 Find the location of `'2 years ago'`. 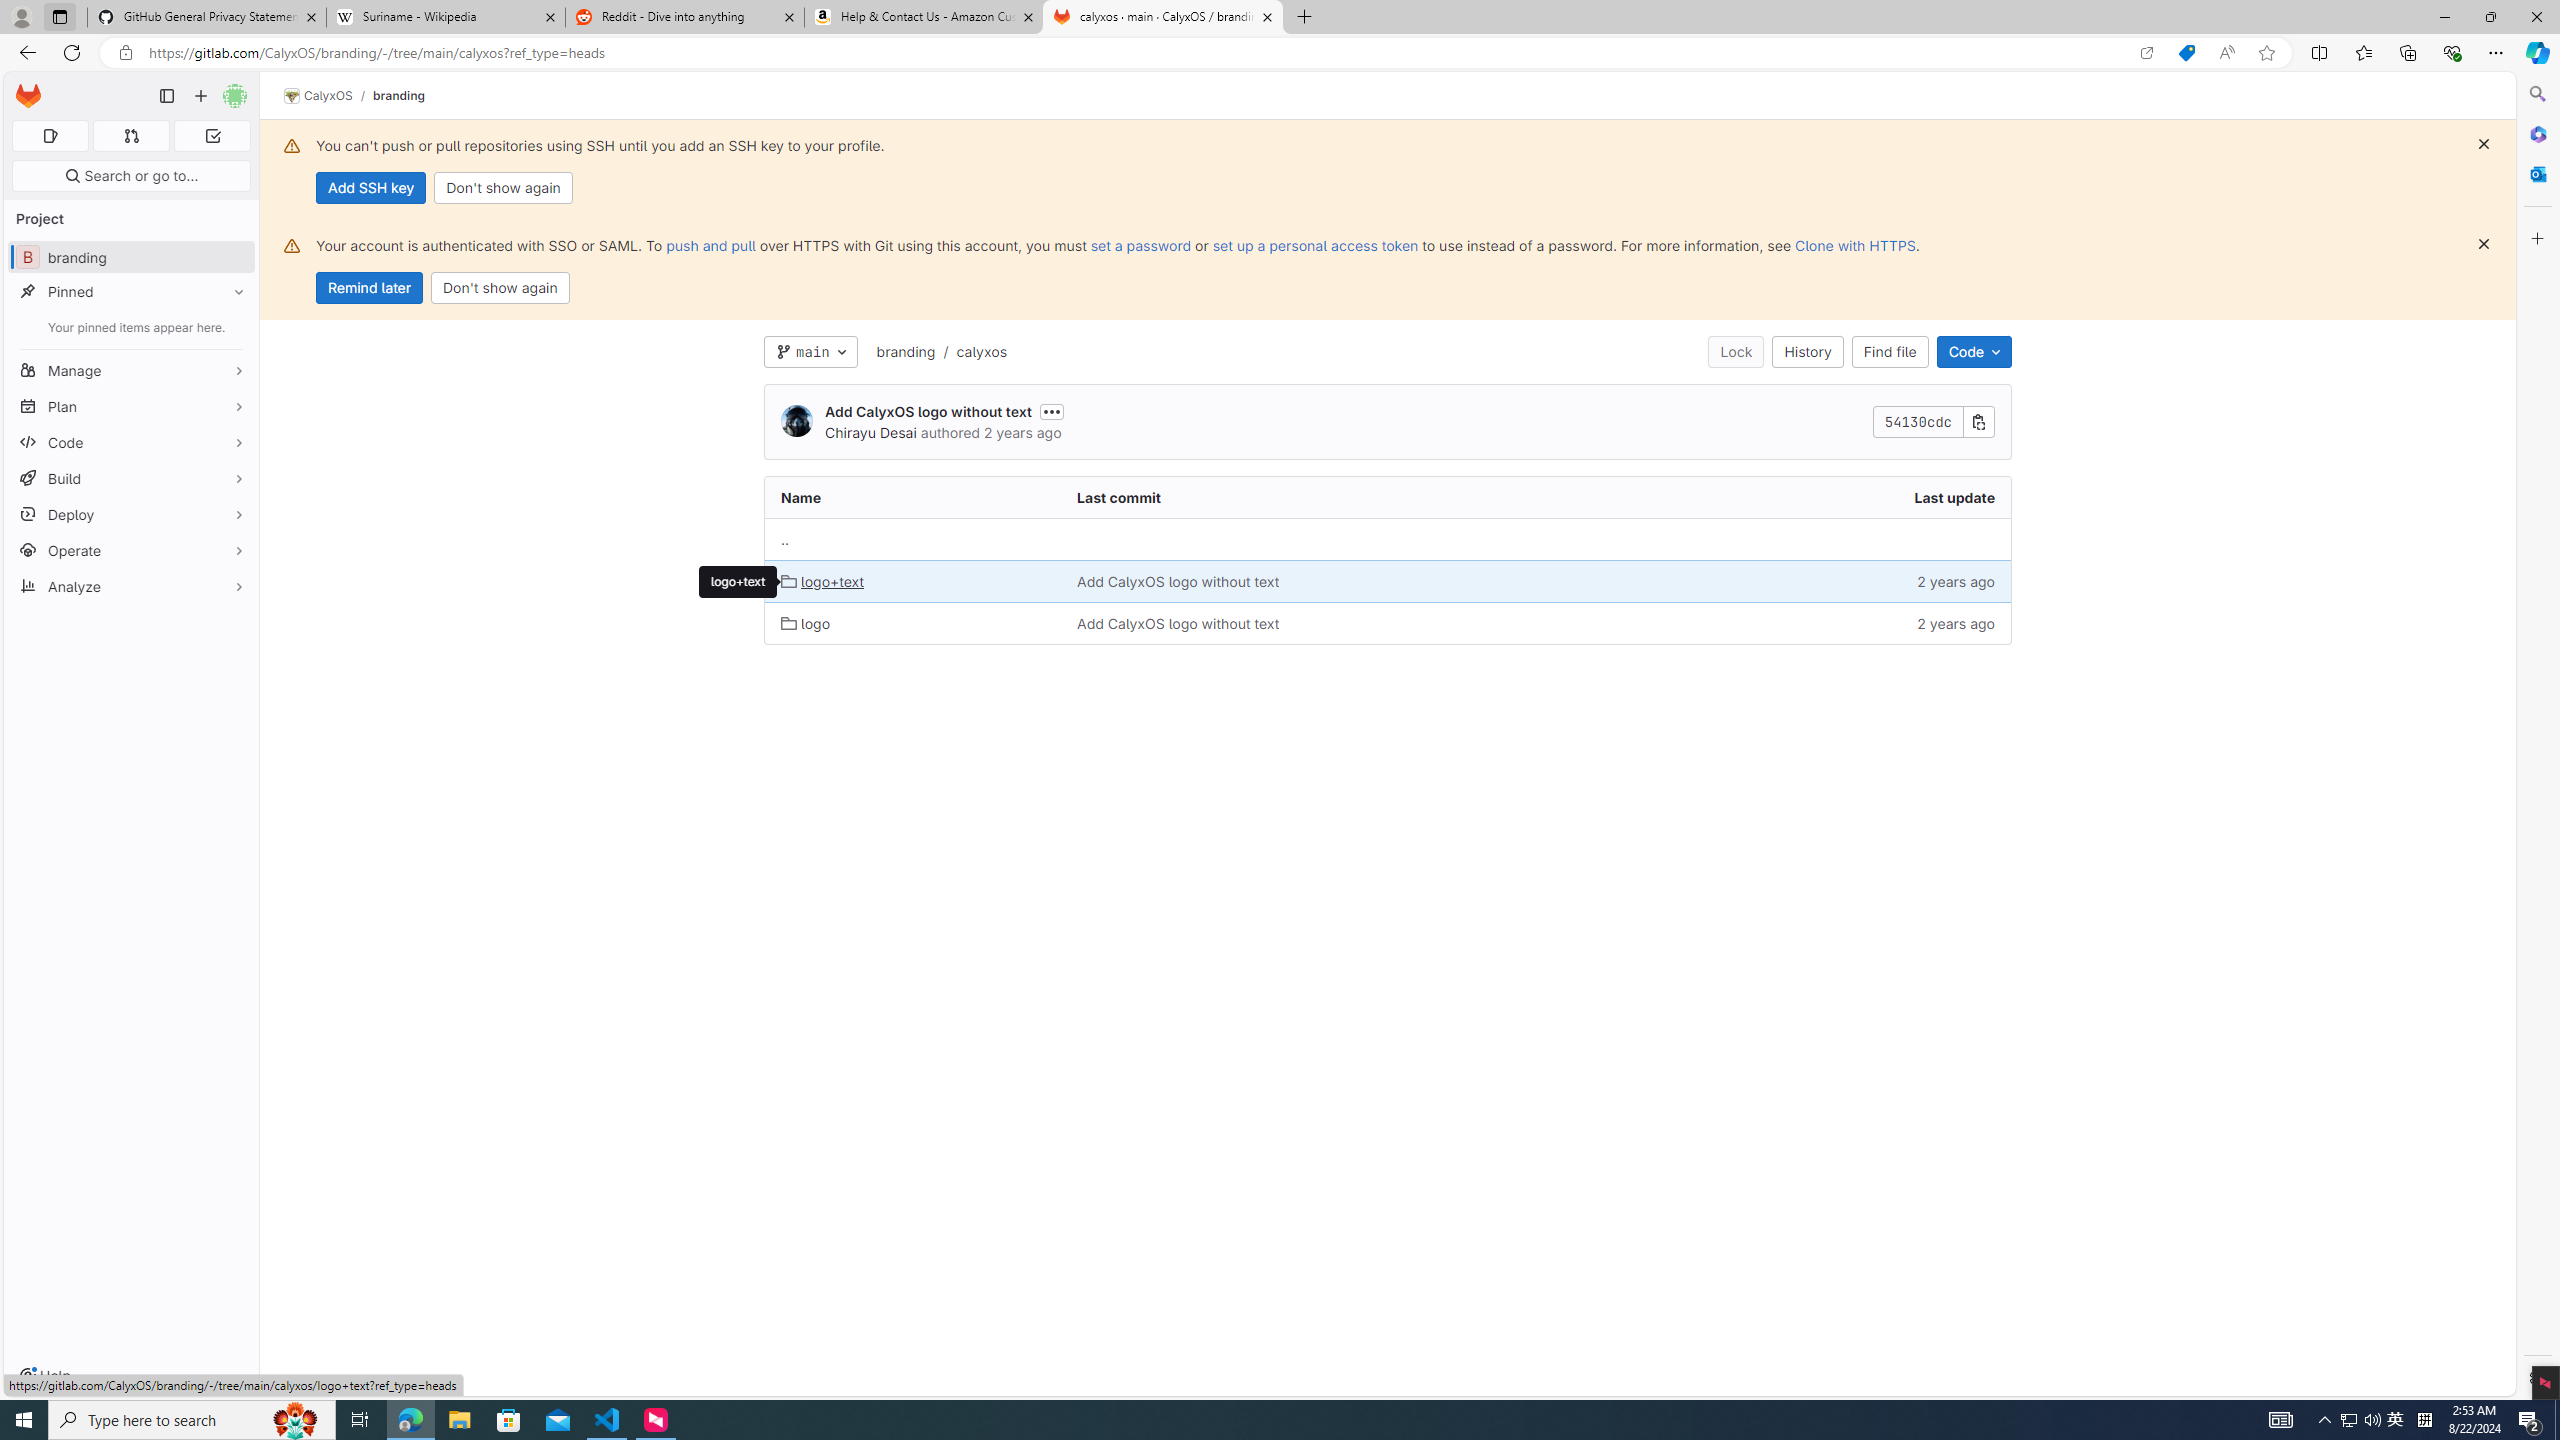

'2 years ago' is located at coordinates (1838, 621).